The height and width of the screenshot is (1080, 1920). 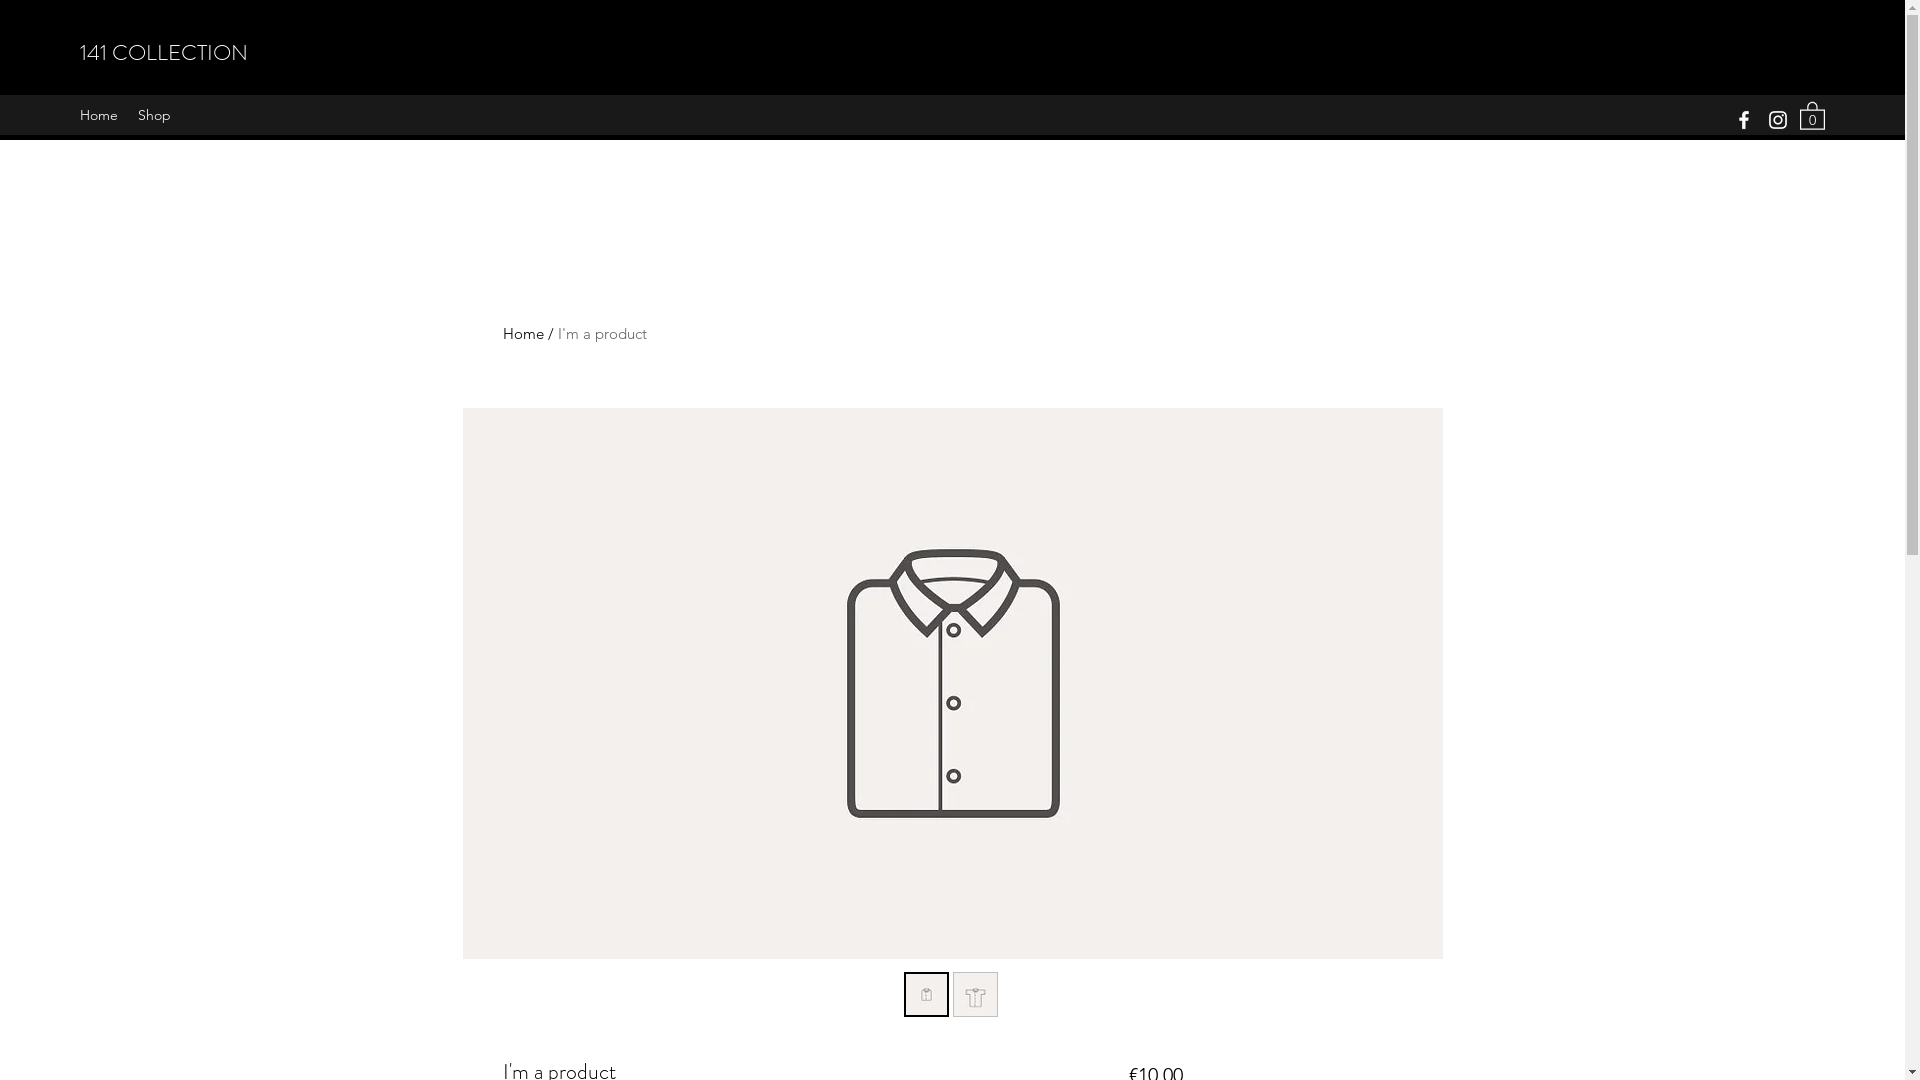 I want to click on '0', so click(x=1812, y=115).